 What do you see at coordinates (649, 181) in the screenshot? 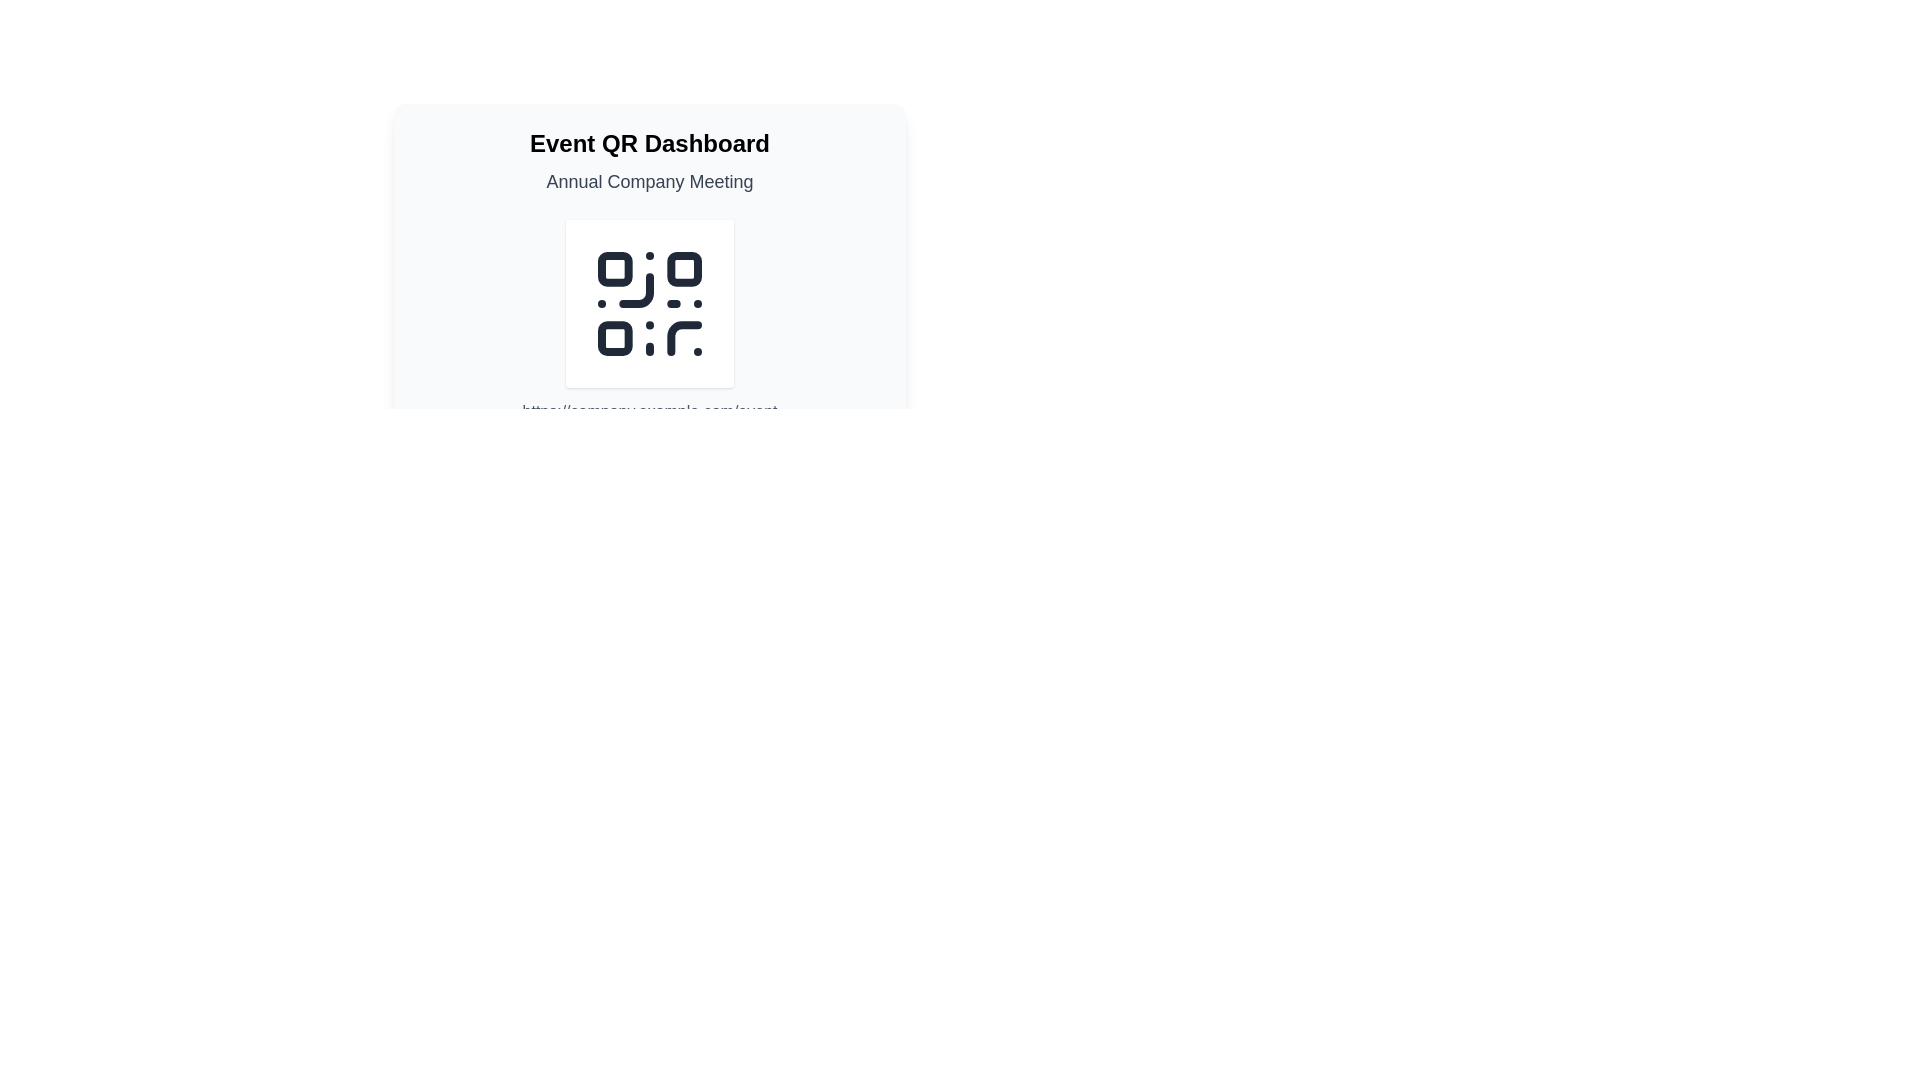
I see `the text block located directly below the 'Event QR Dashboard' heading, which provides additional context or detail for the event described on the dashboard` at bounding box center [649, 181].